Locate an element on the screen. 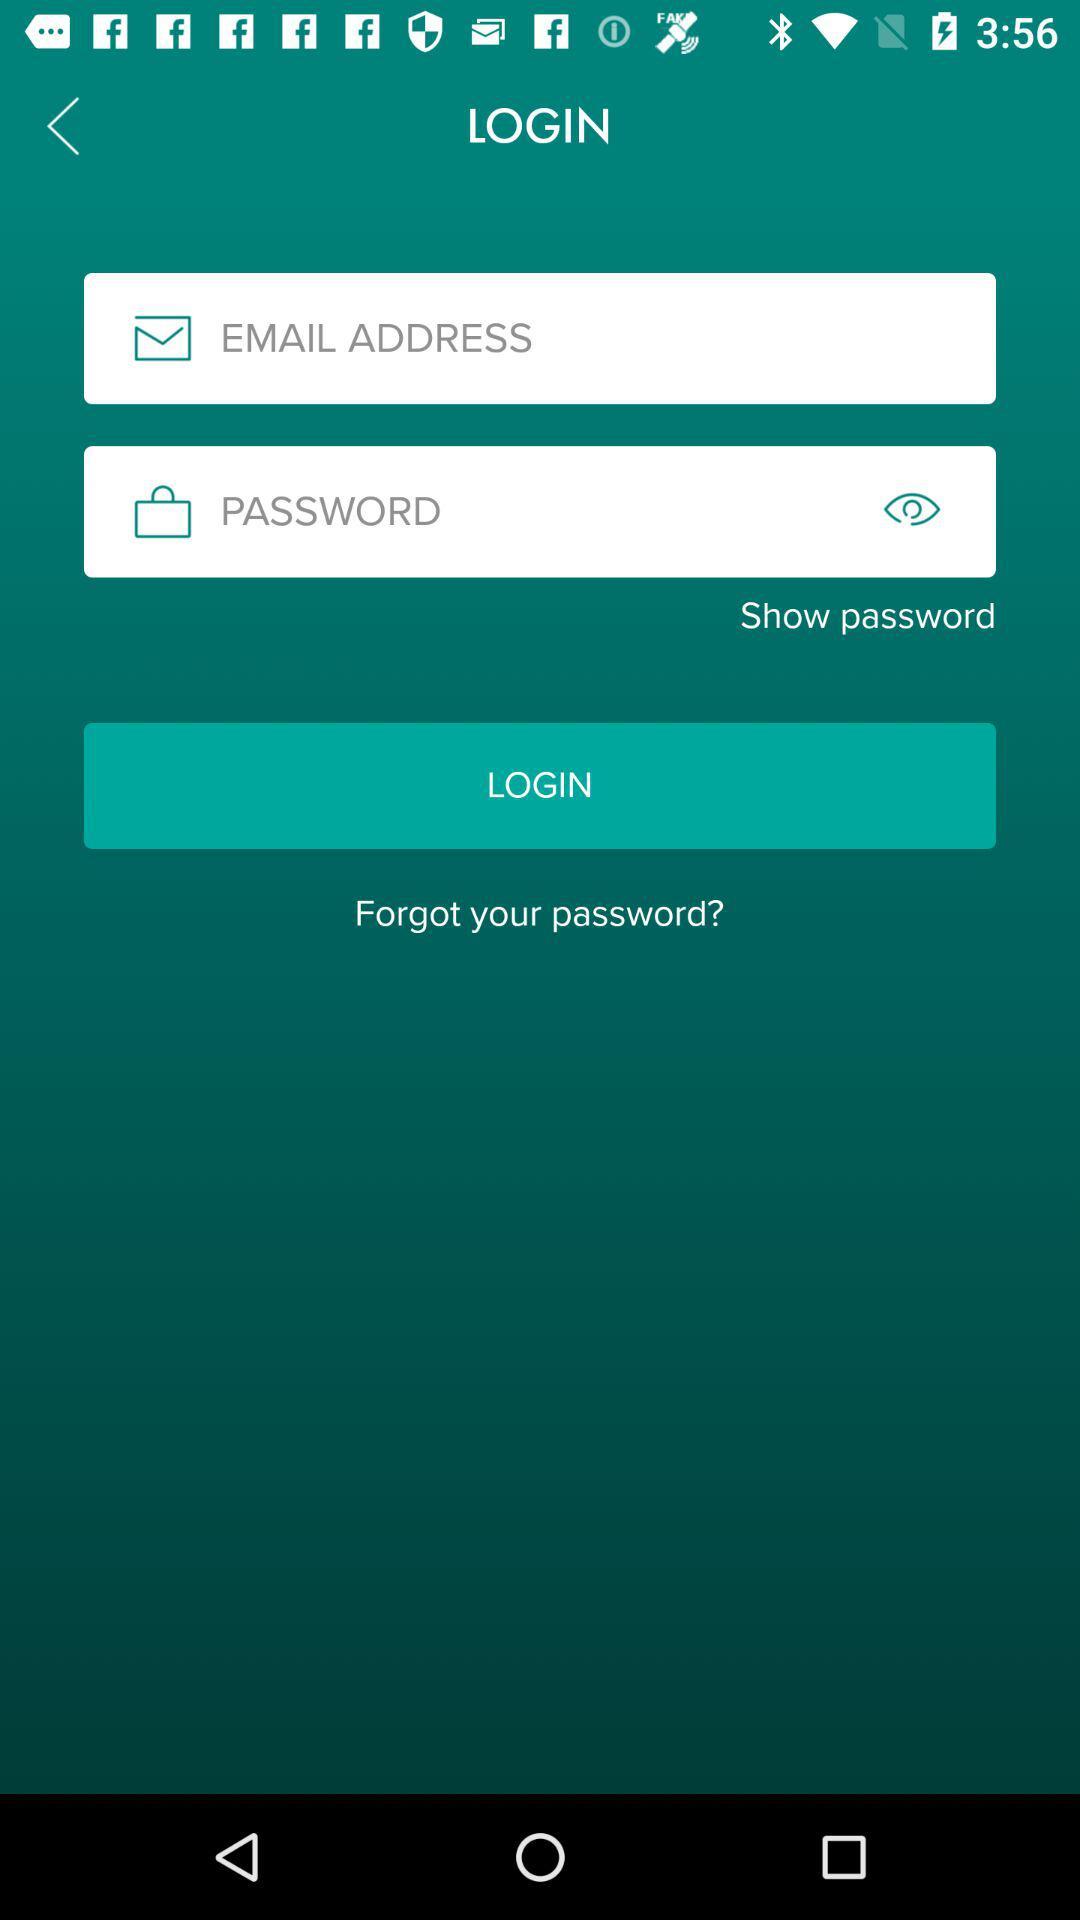  type the email address is located at coordinates (540, 338).